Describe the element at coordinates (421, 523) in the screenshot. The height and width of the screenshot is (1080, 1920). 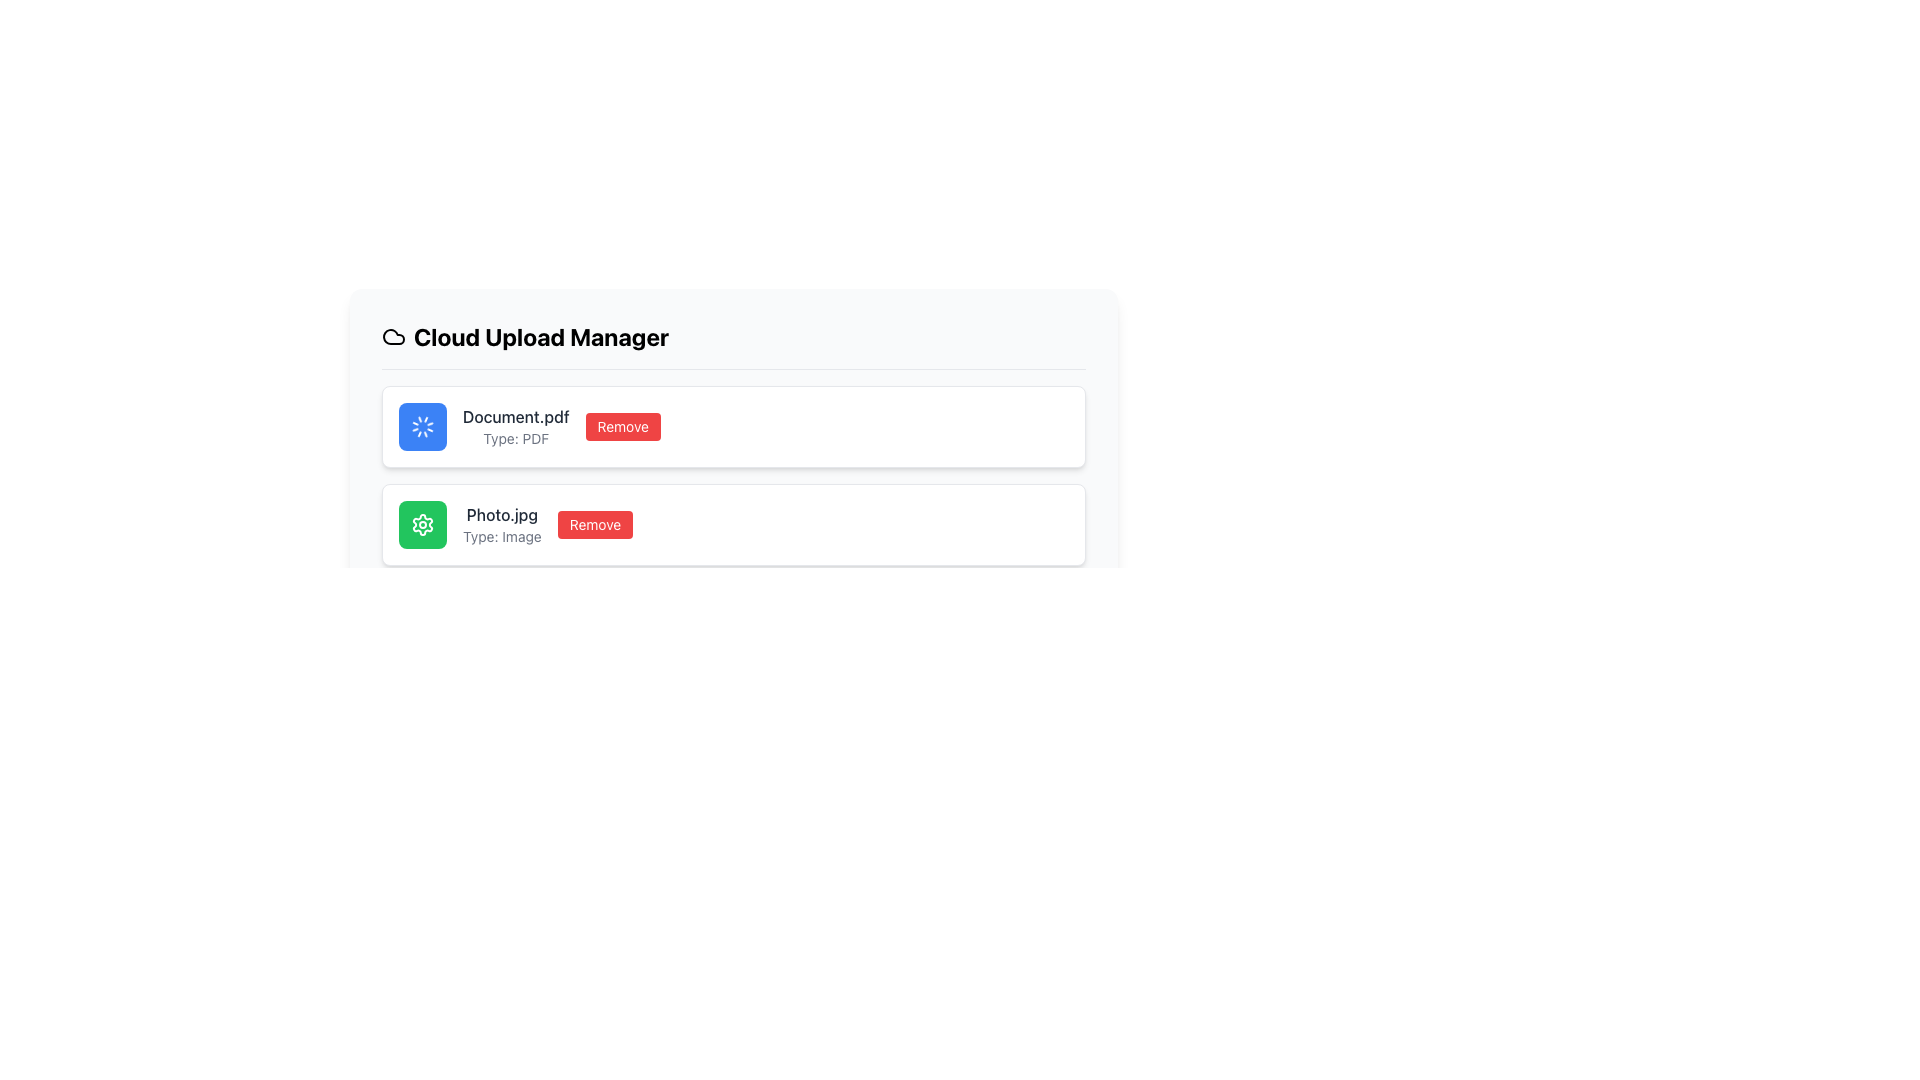
I see `the settings icon located to the left of 'Photo.jpg' in the uploaded files list, which signifies options related to the file` at that location.